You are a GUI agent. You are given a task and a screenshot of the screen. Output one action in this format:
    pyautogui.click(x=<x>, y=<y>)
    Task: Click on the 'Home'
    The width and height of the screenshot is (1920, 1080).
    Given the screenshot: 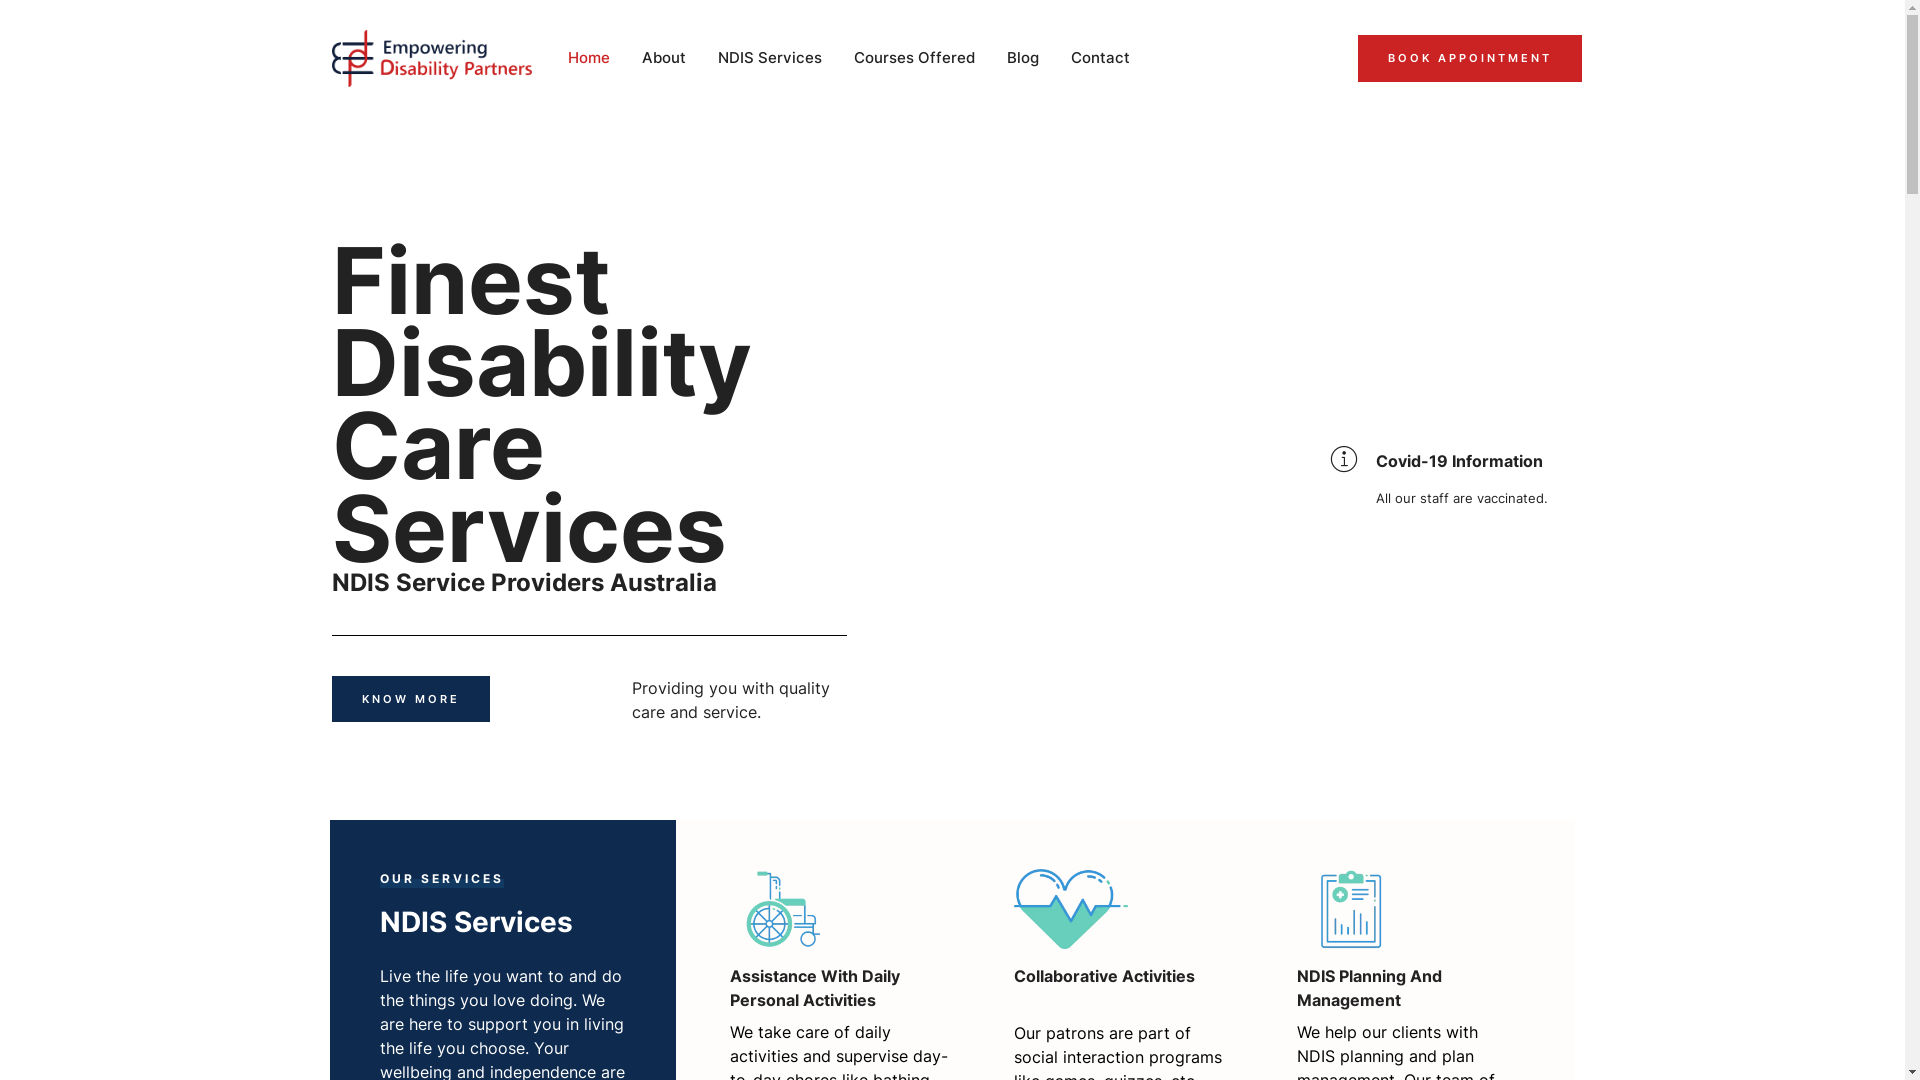 What is the action you would take?
    pyautogui.click(x=592, y=57)
    